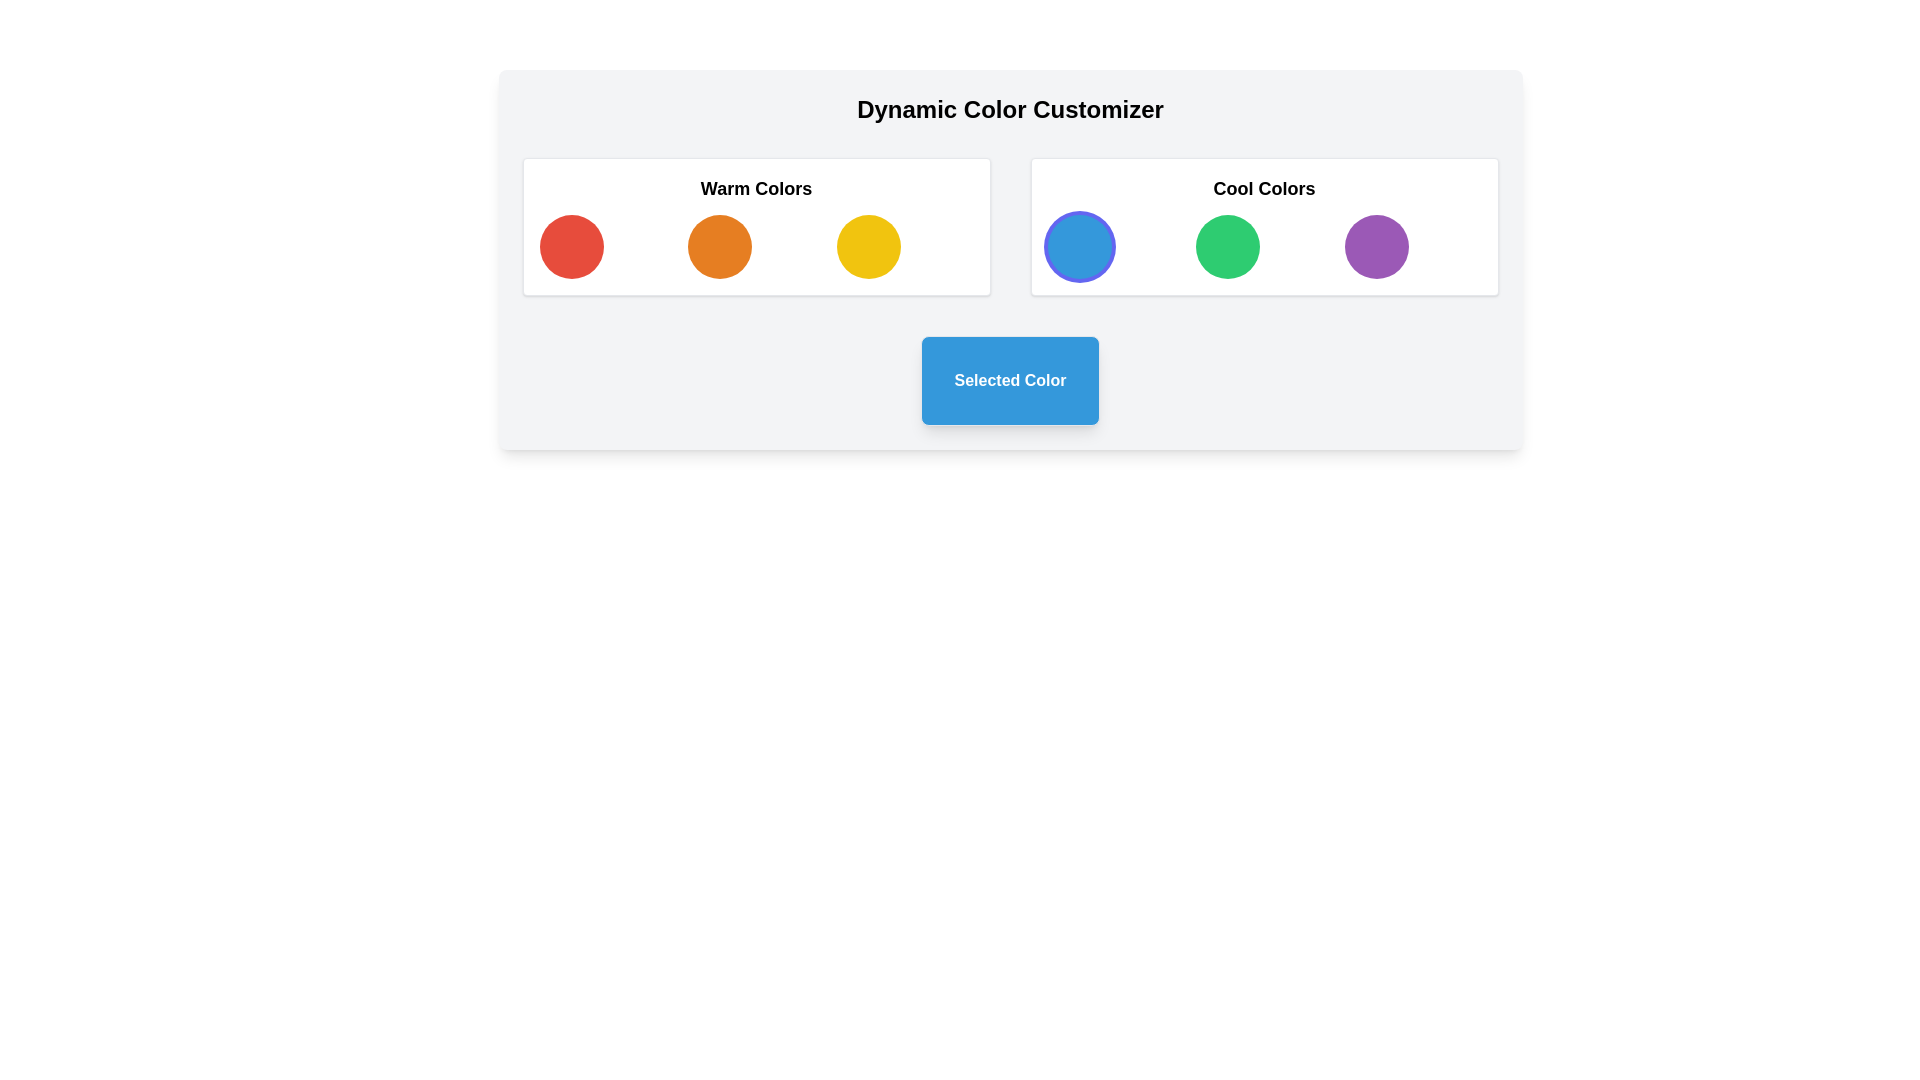 The image size is (1920, 1080). I want to click on the rectangular button with a blue background and rounded corners containing the text 'Selected Color', which is centrally positioned below the sections labeled 'Warm Colors' and 'Cool Colors', so click(1010, 381).